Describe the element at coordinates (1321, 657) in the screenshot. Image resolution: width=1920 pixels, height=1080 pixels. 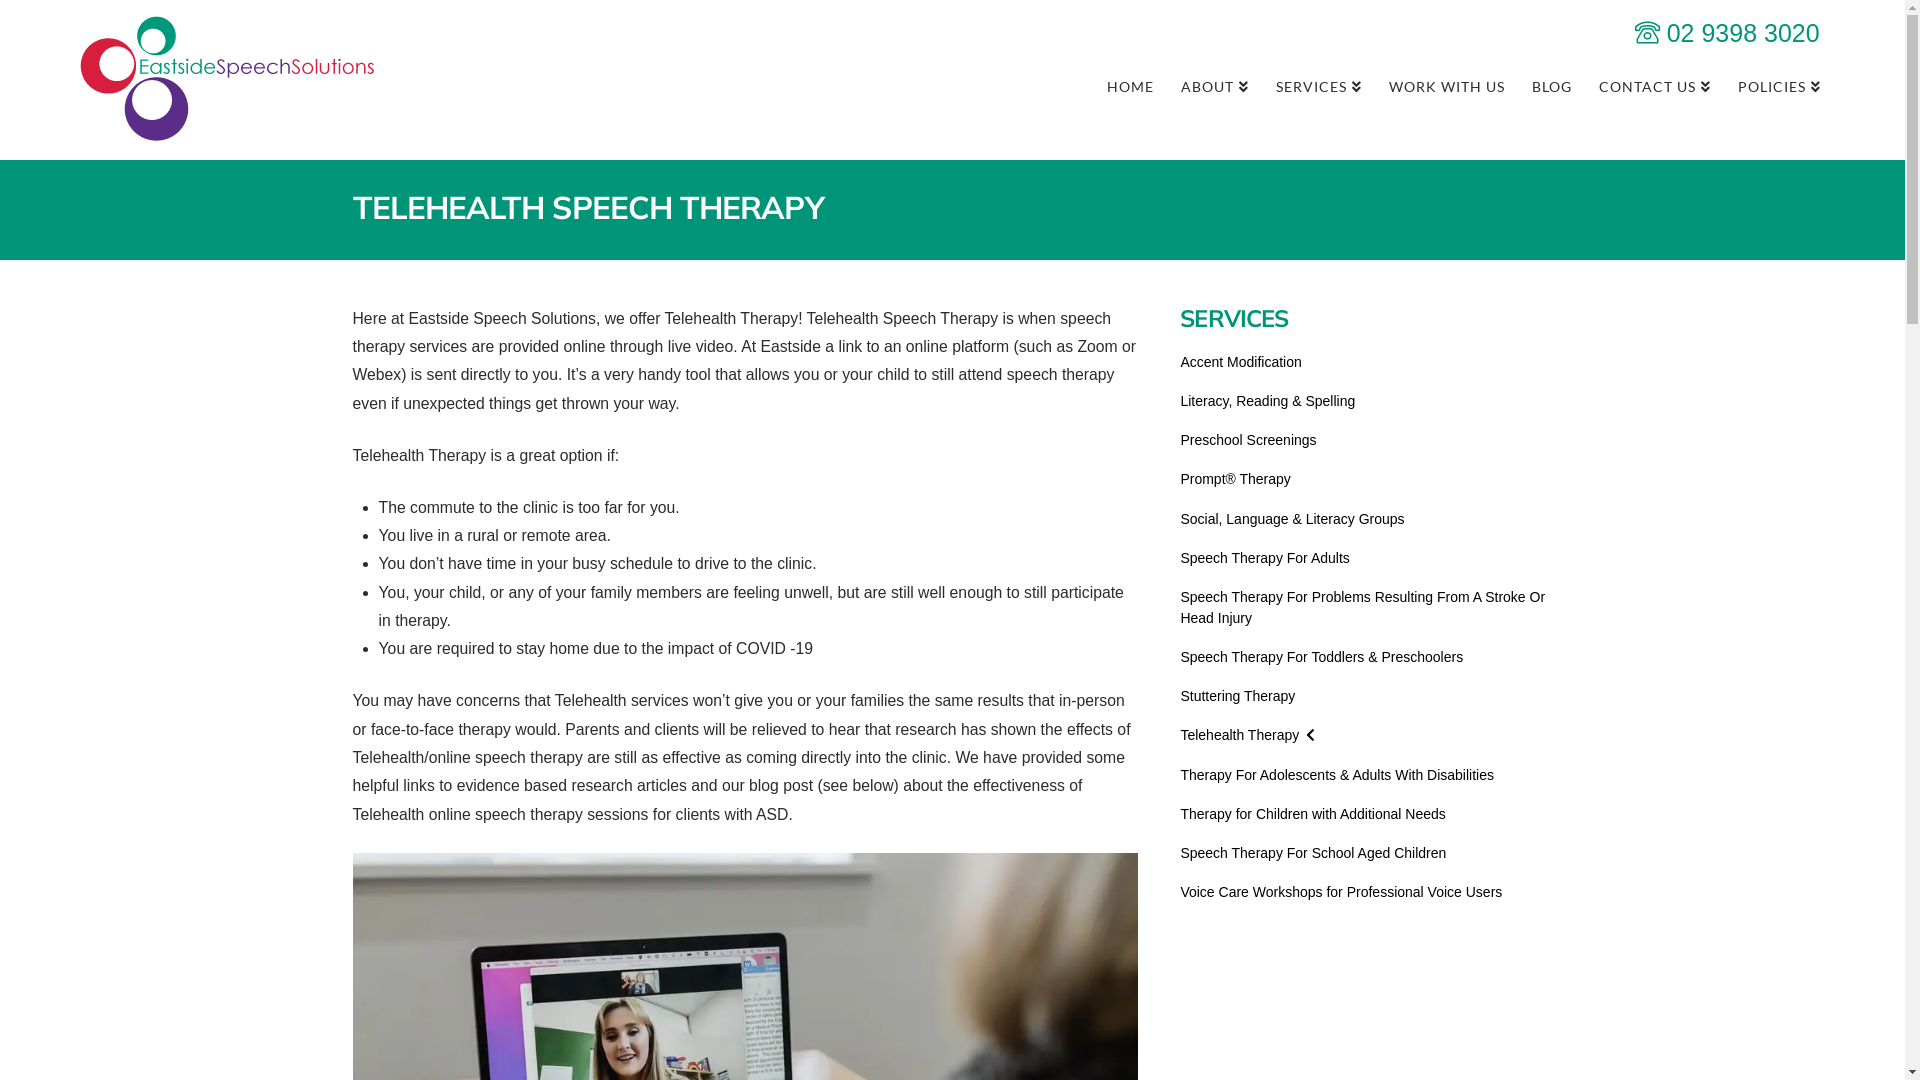
I see `'Speech Therapy For Toddlers & Preschoolers'` at that location.